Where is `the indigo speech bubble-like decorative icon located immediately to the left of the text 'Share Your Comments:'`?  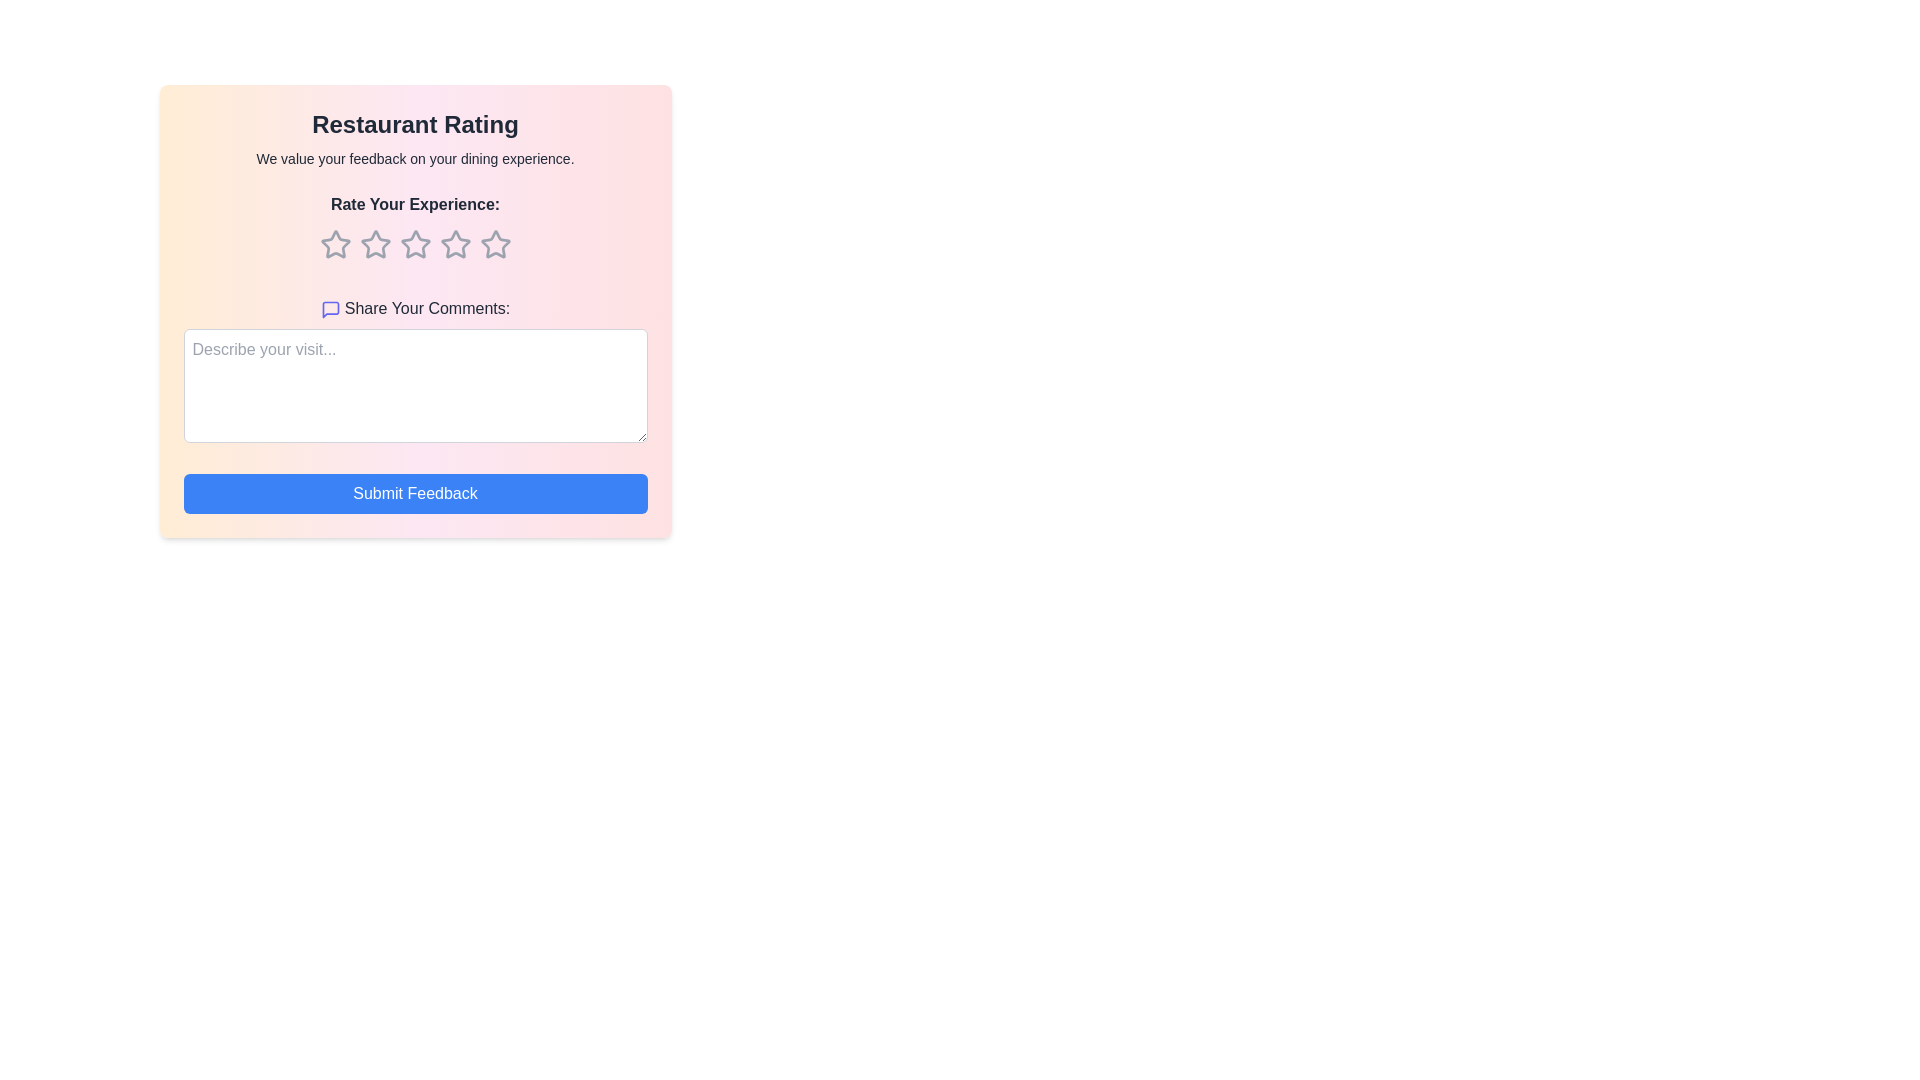 the indigo speech bubble-like decorative icon located immediately to the left of the text 'Share Your Comments:' is located at coordinates (330, 309).